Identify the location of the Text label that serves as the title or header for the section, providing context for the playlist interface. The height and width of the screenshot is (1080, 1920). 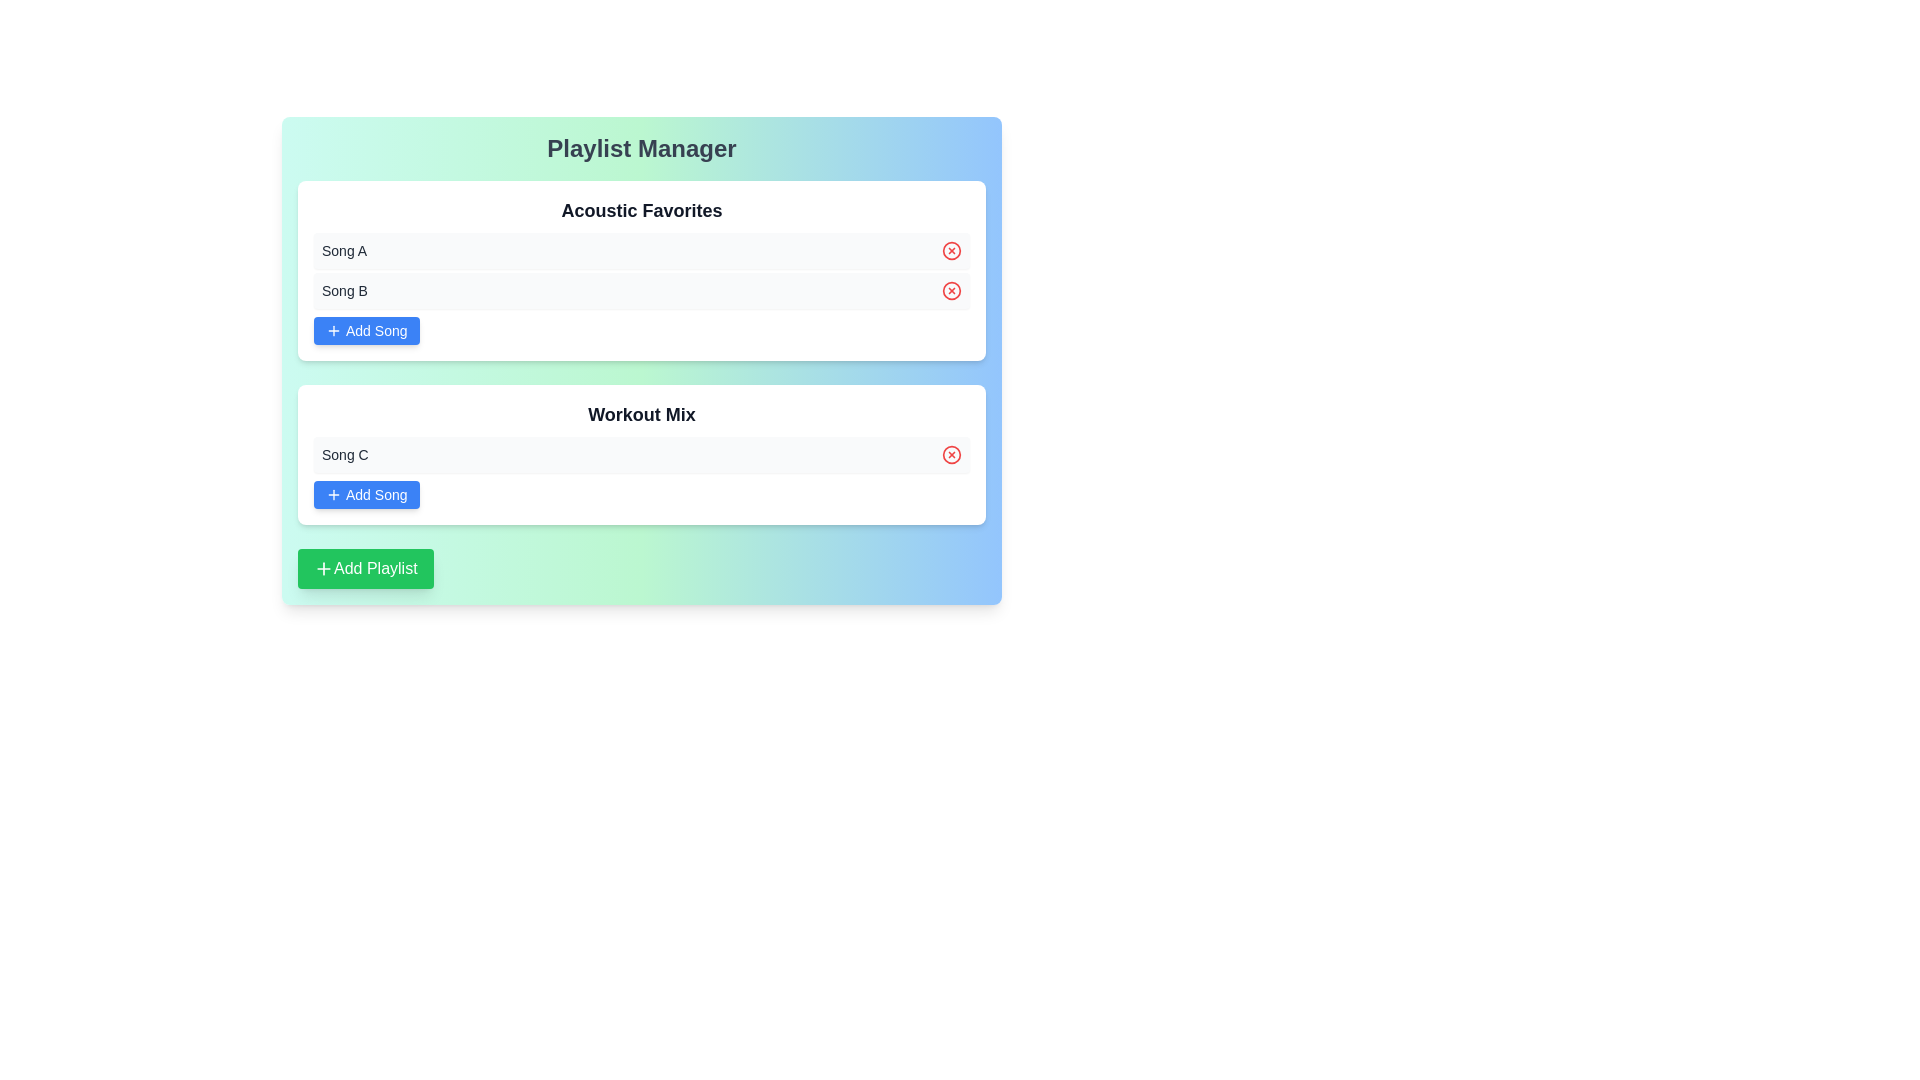
(642, 148).